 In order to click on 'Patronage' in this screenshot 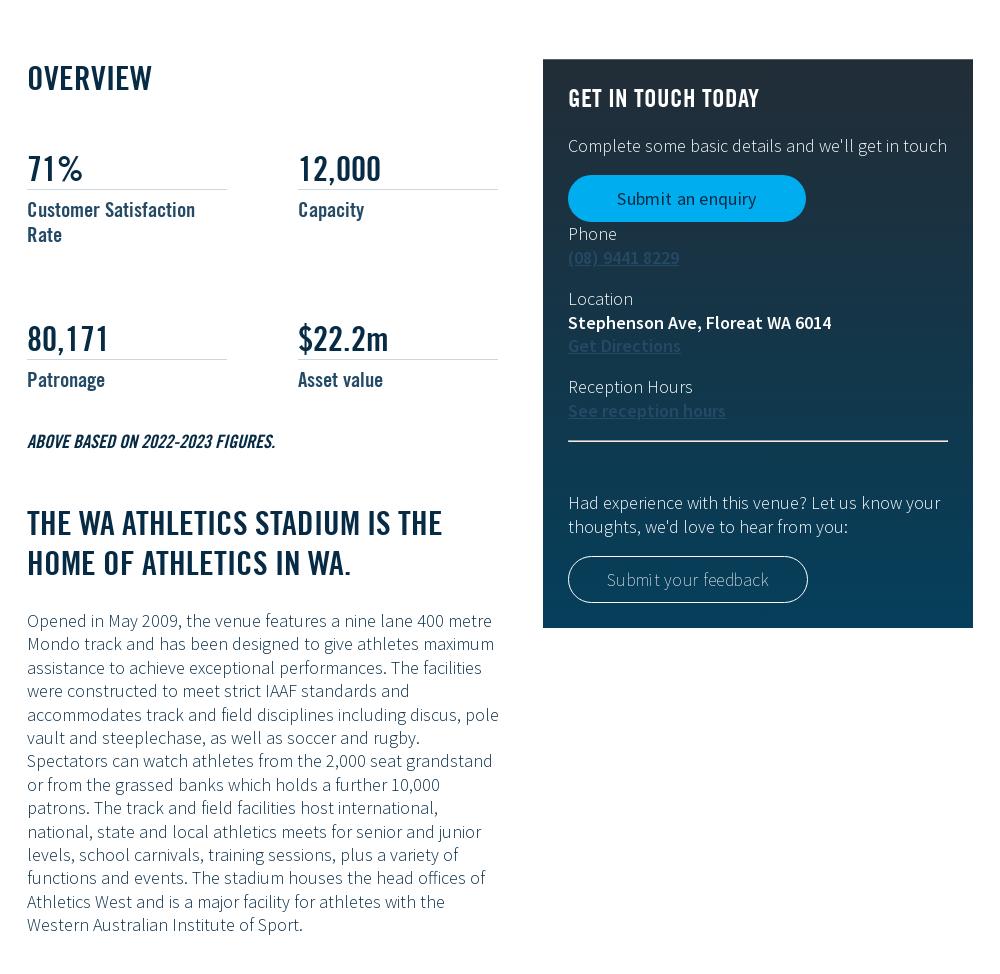, I will do `click(65, 378)`.